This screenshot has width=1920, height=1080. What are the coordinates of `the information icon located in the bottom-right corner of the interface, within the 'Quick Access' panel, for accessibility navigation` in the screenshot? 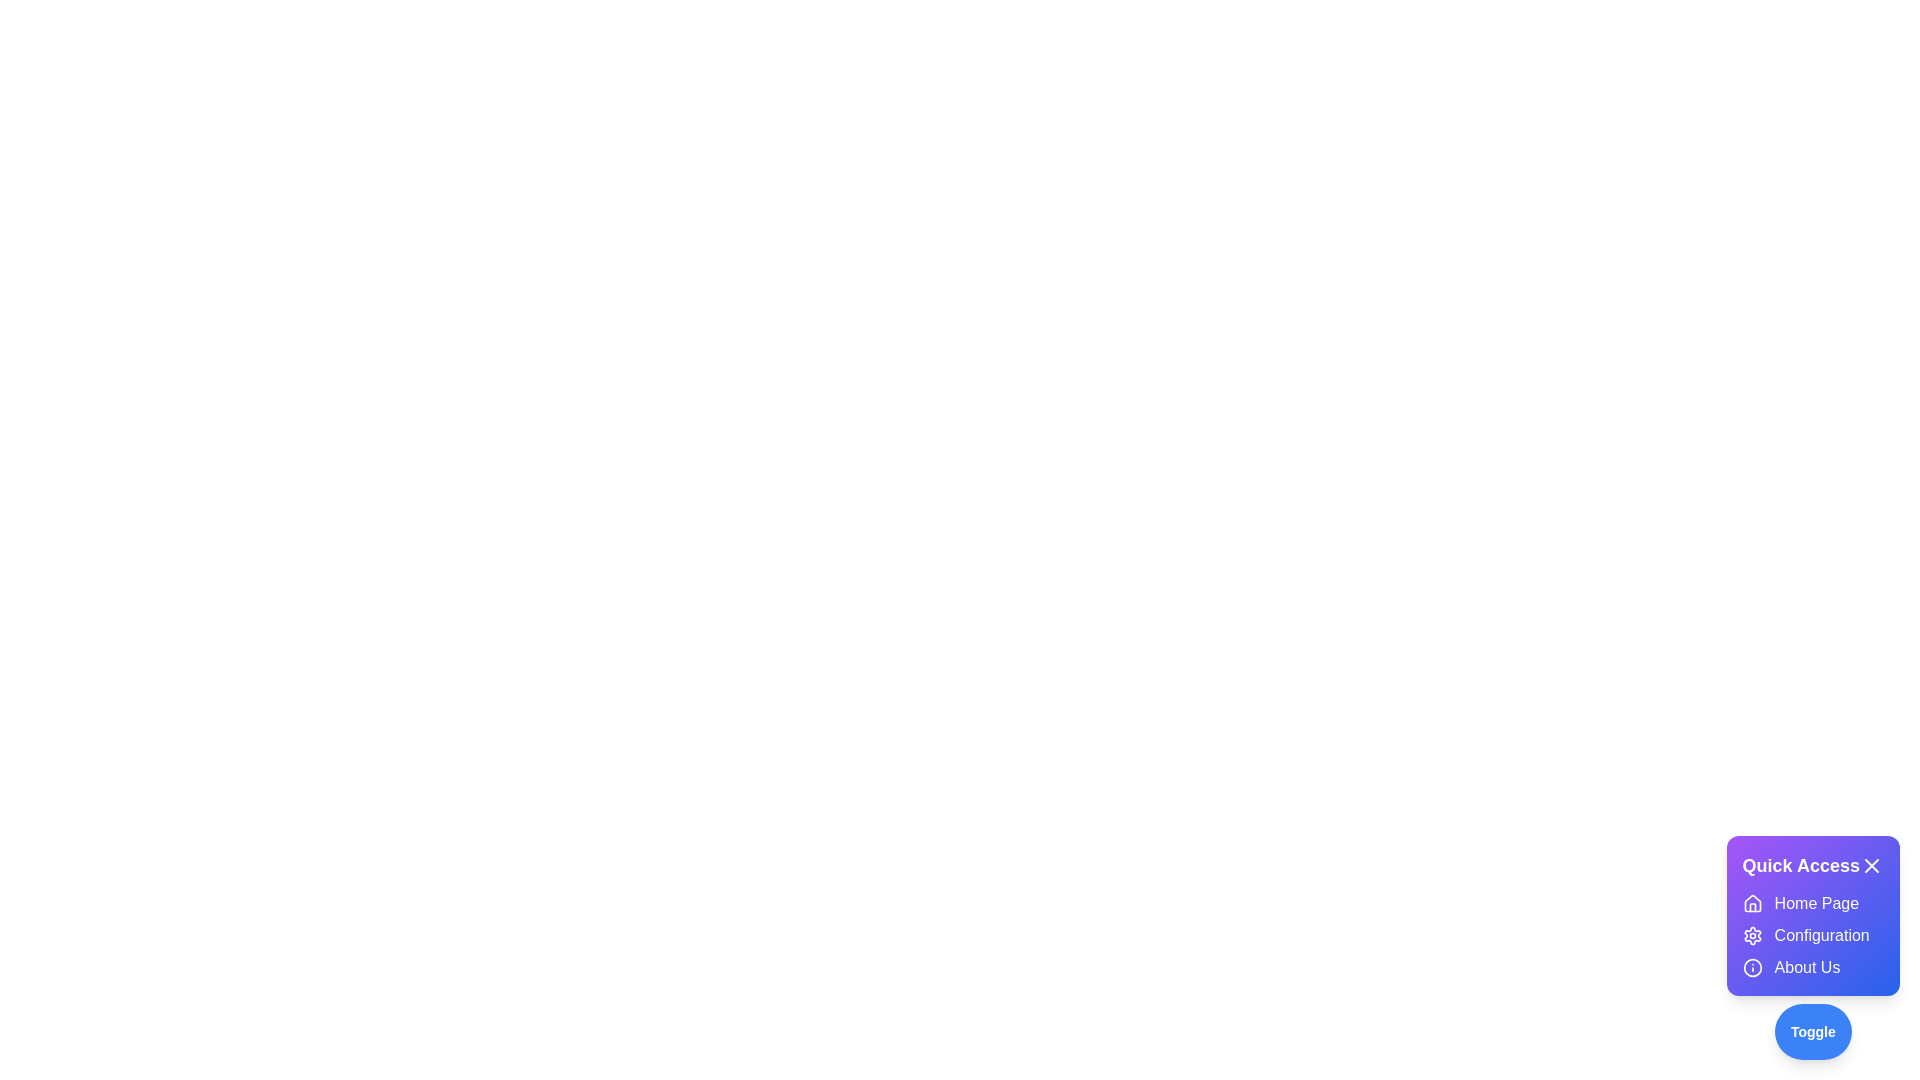 It's located at (1751, 967).